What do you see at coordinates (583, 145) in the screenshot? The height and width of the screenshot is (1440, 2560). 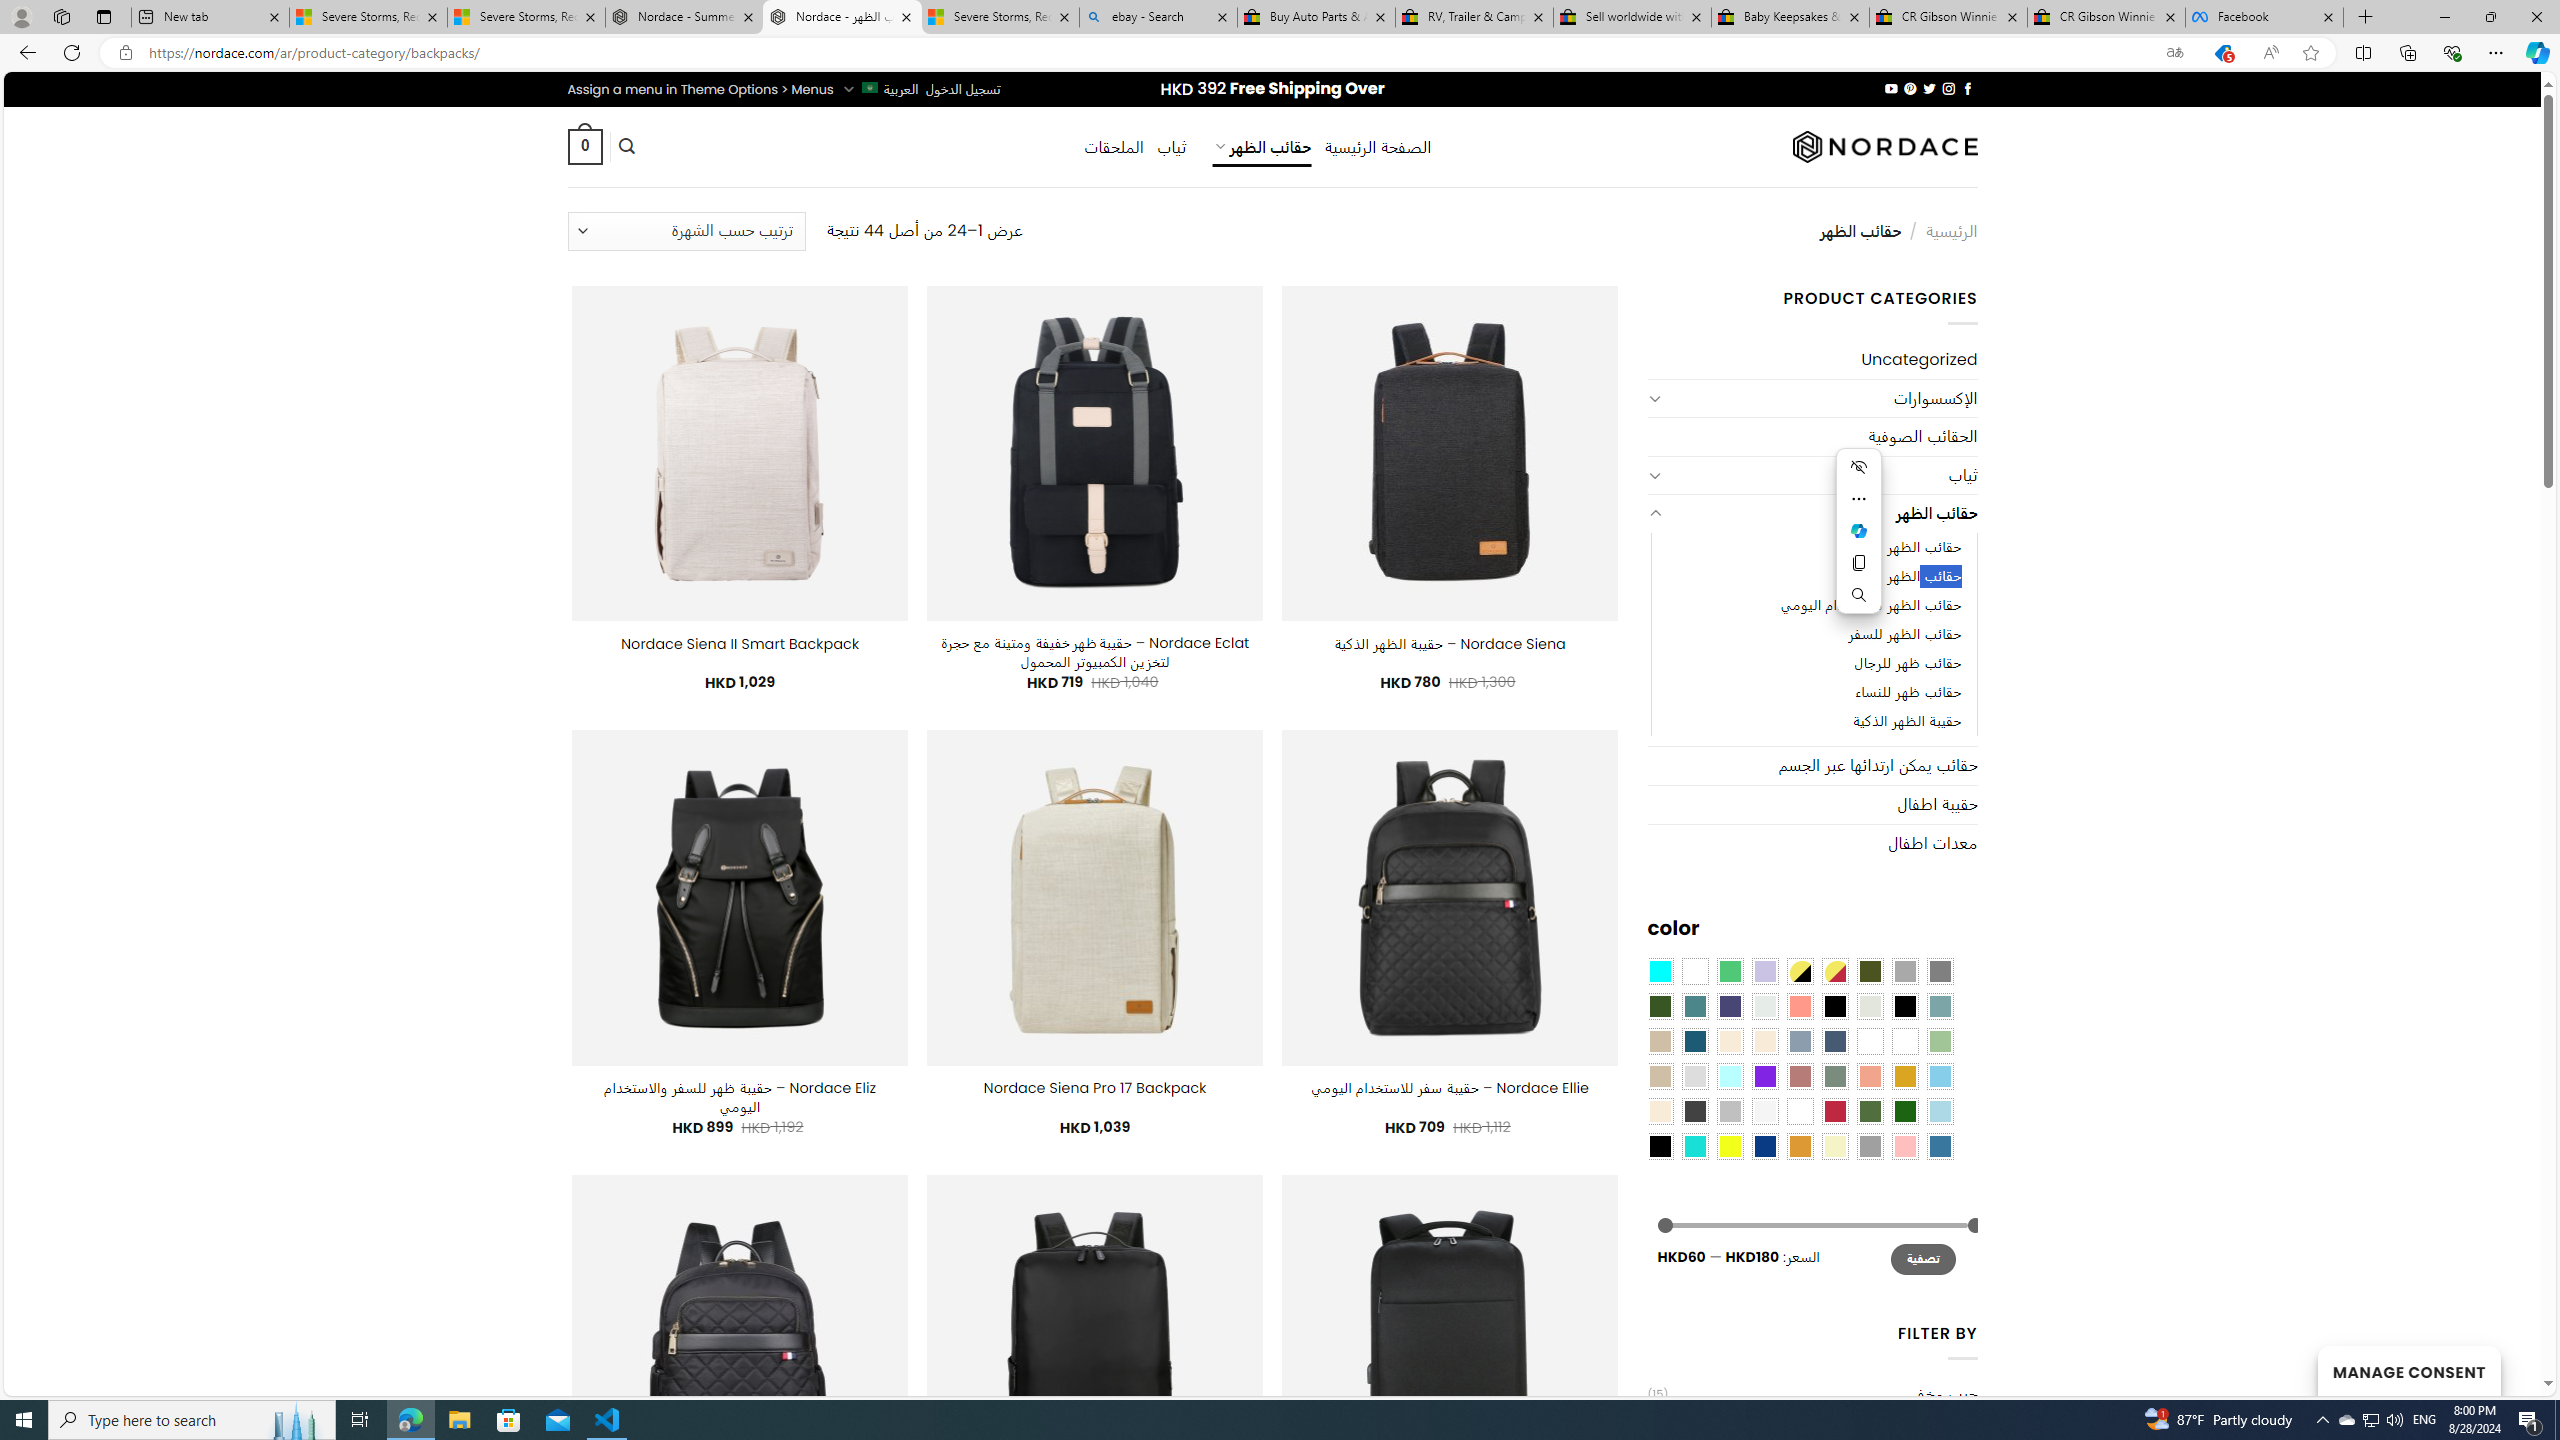 I see `' 0 '` at bounding box center [583, 145].